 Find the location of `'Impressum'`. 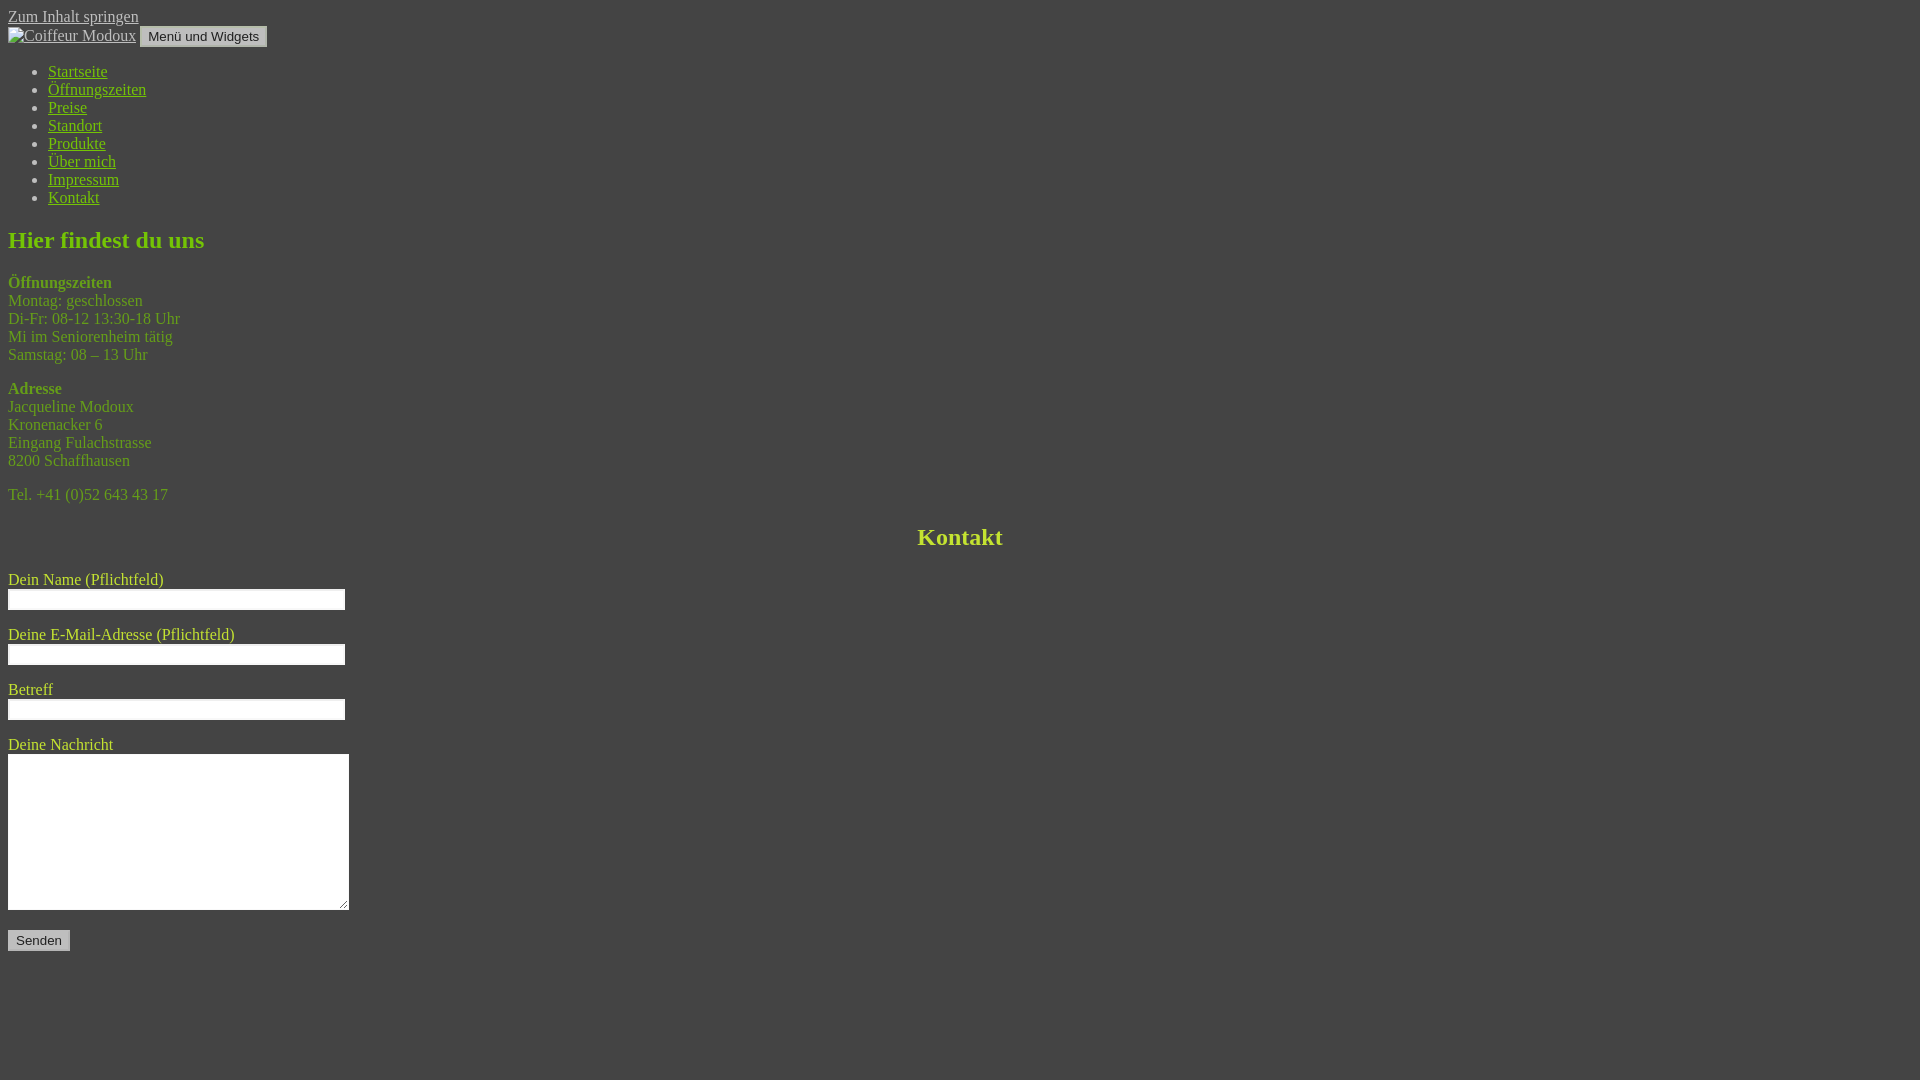

'Impressum' is located at coordinates (82, 178).